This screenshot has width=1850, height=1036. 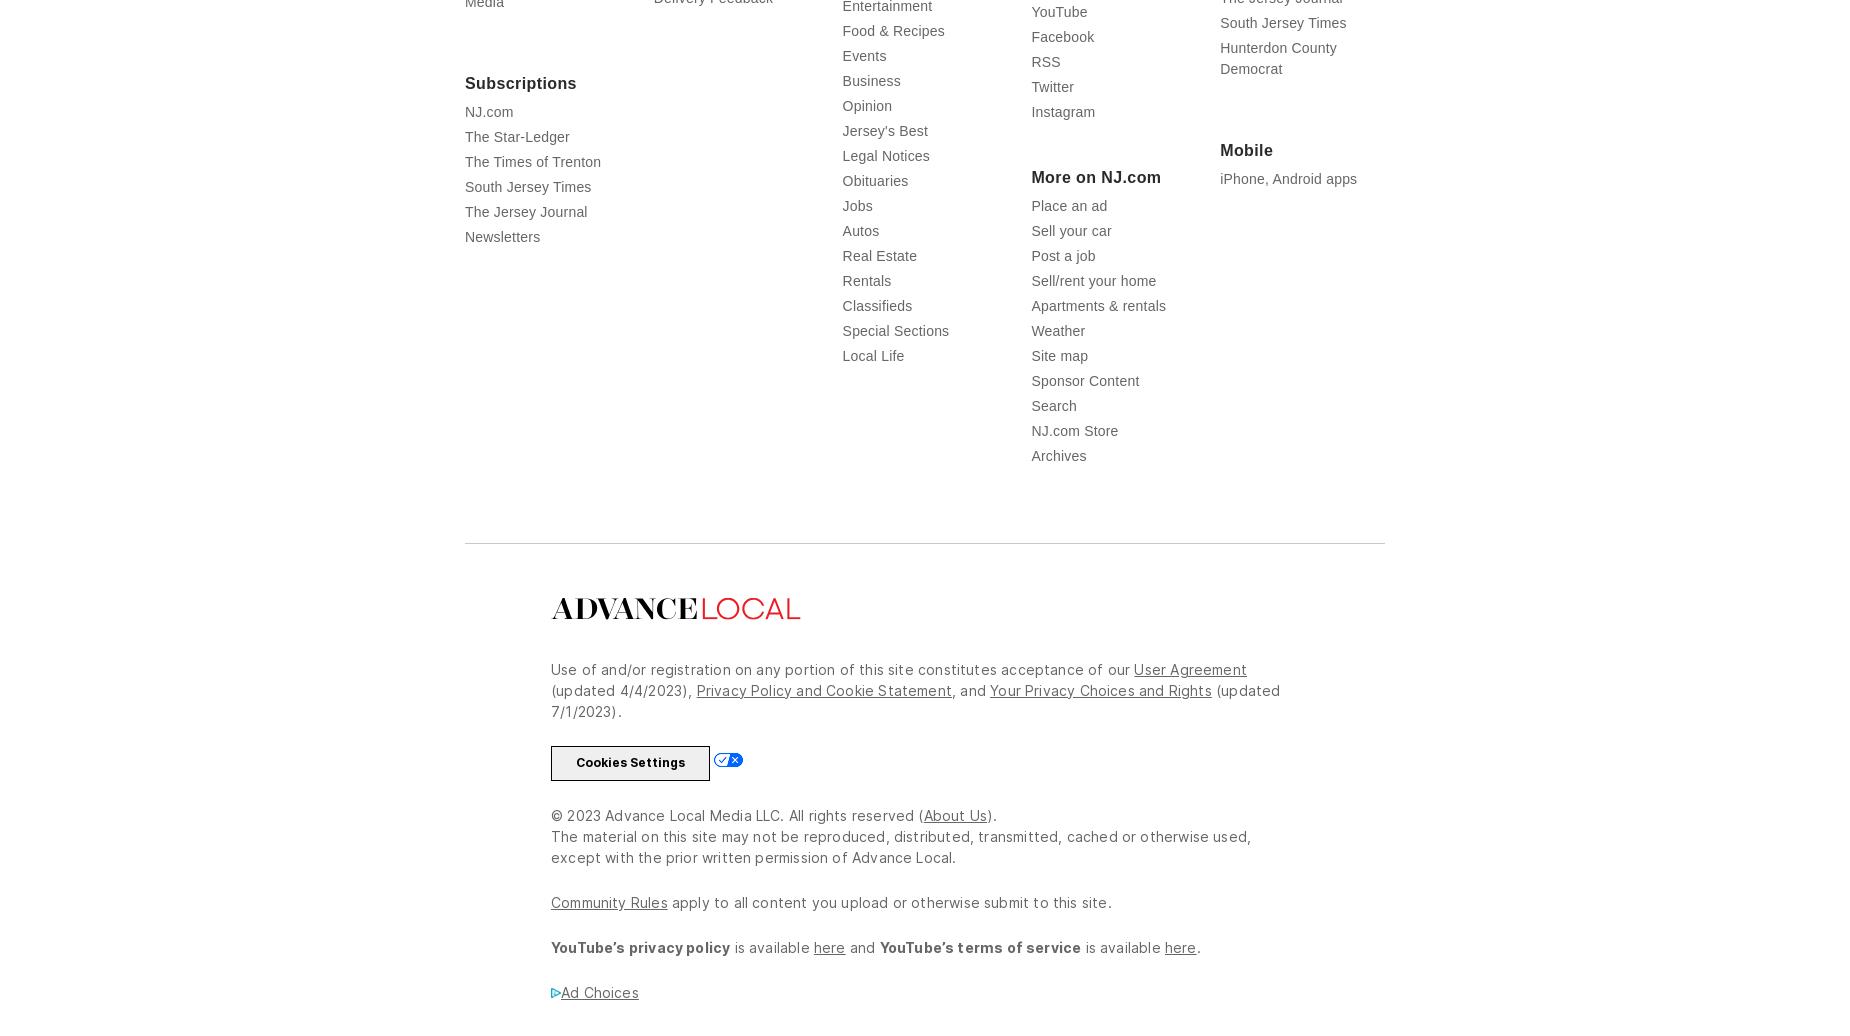 I want to click on 'Subscriptions', so click(x=520, y=82).